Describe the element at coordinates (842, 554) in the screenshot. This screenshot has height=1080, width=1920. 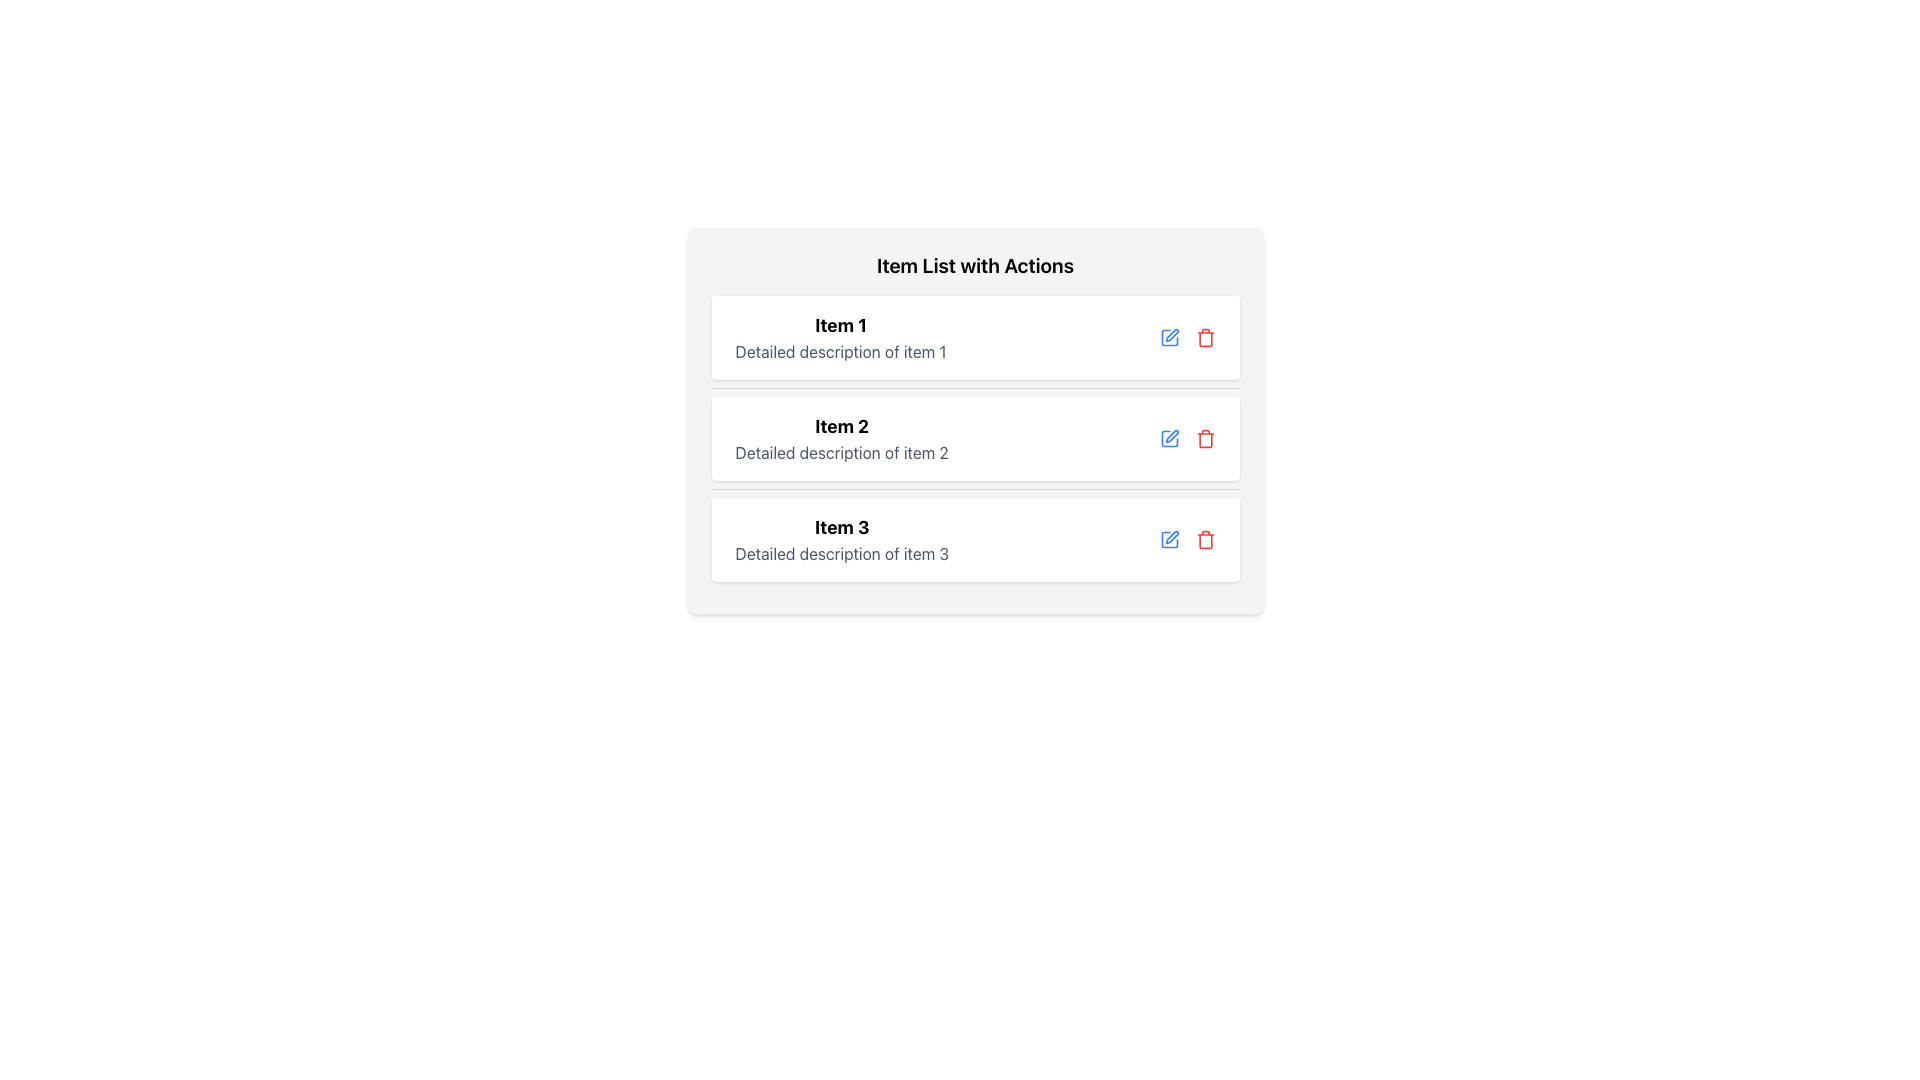
I see `the text element located beneath 'Item 3' in a structured format` at that location.